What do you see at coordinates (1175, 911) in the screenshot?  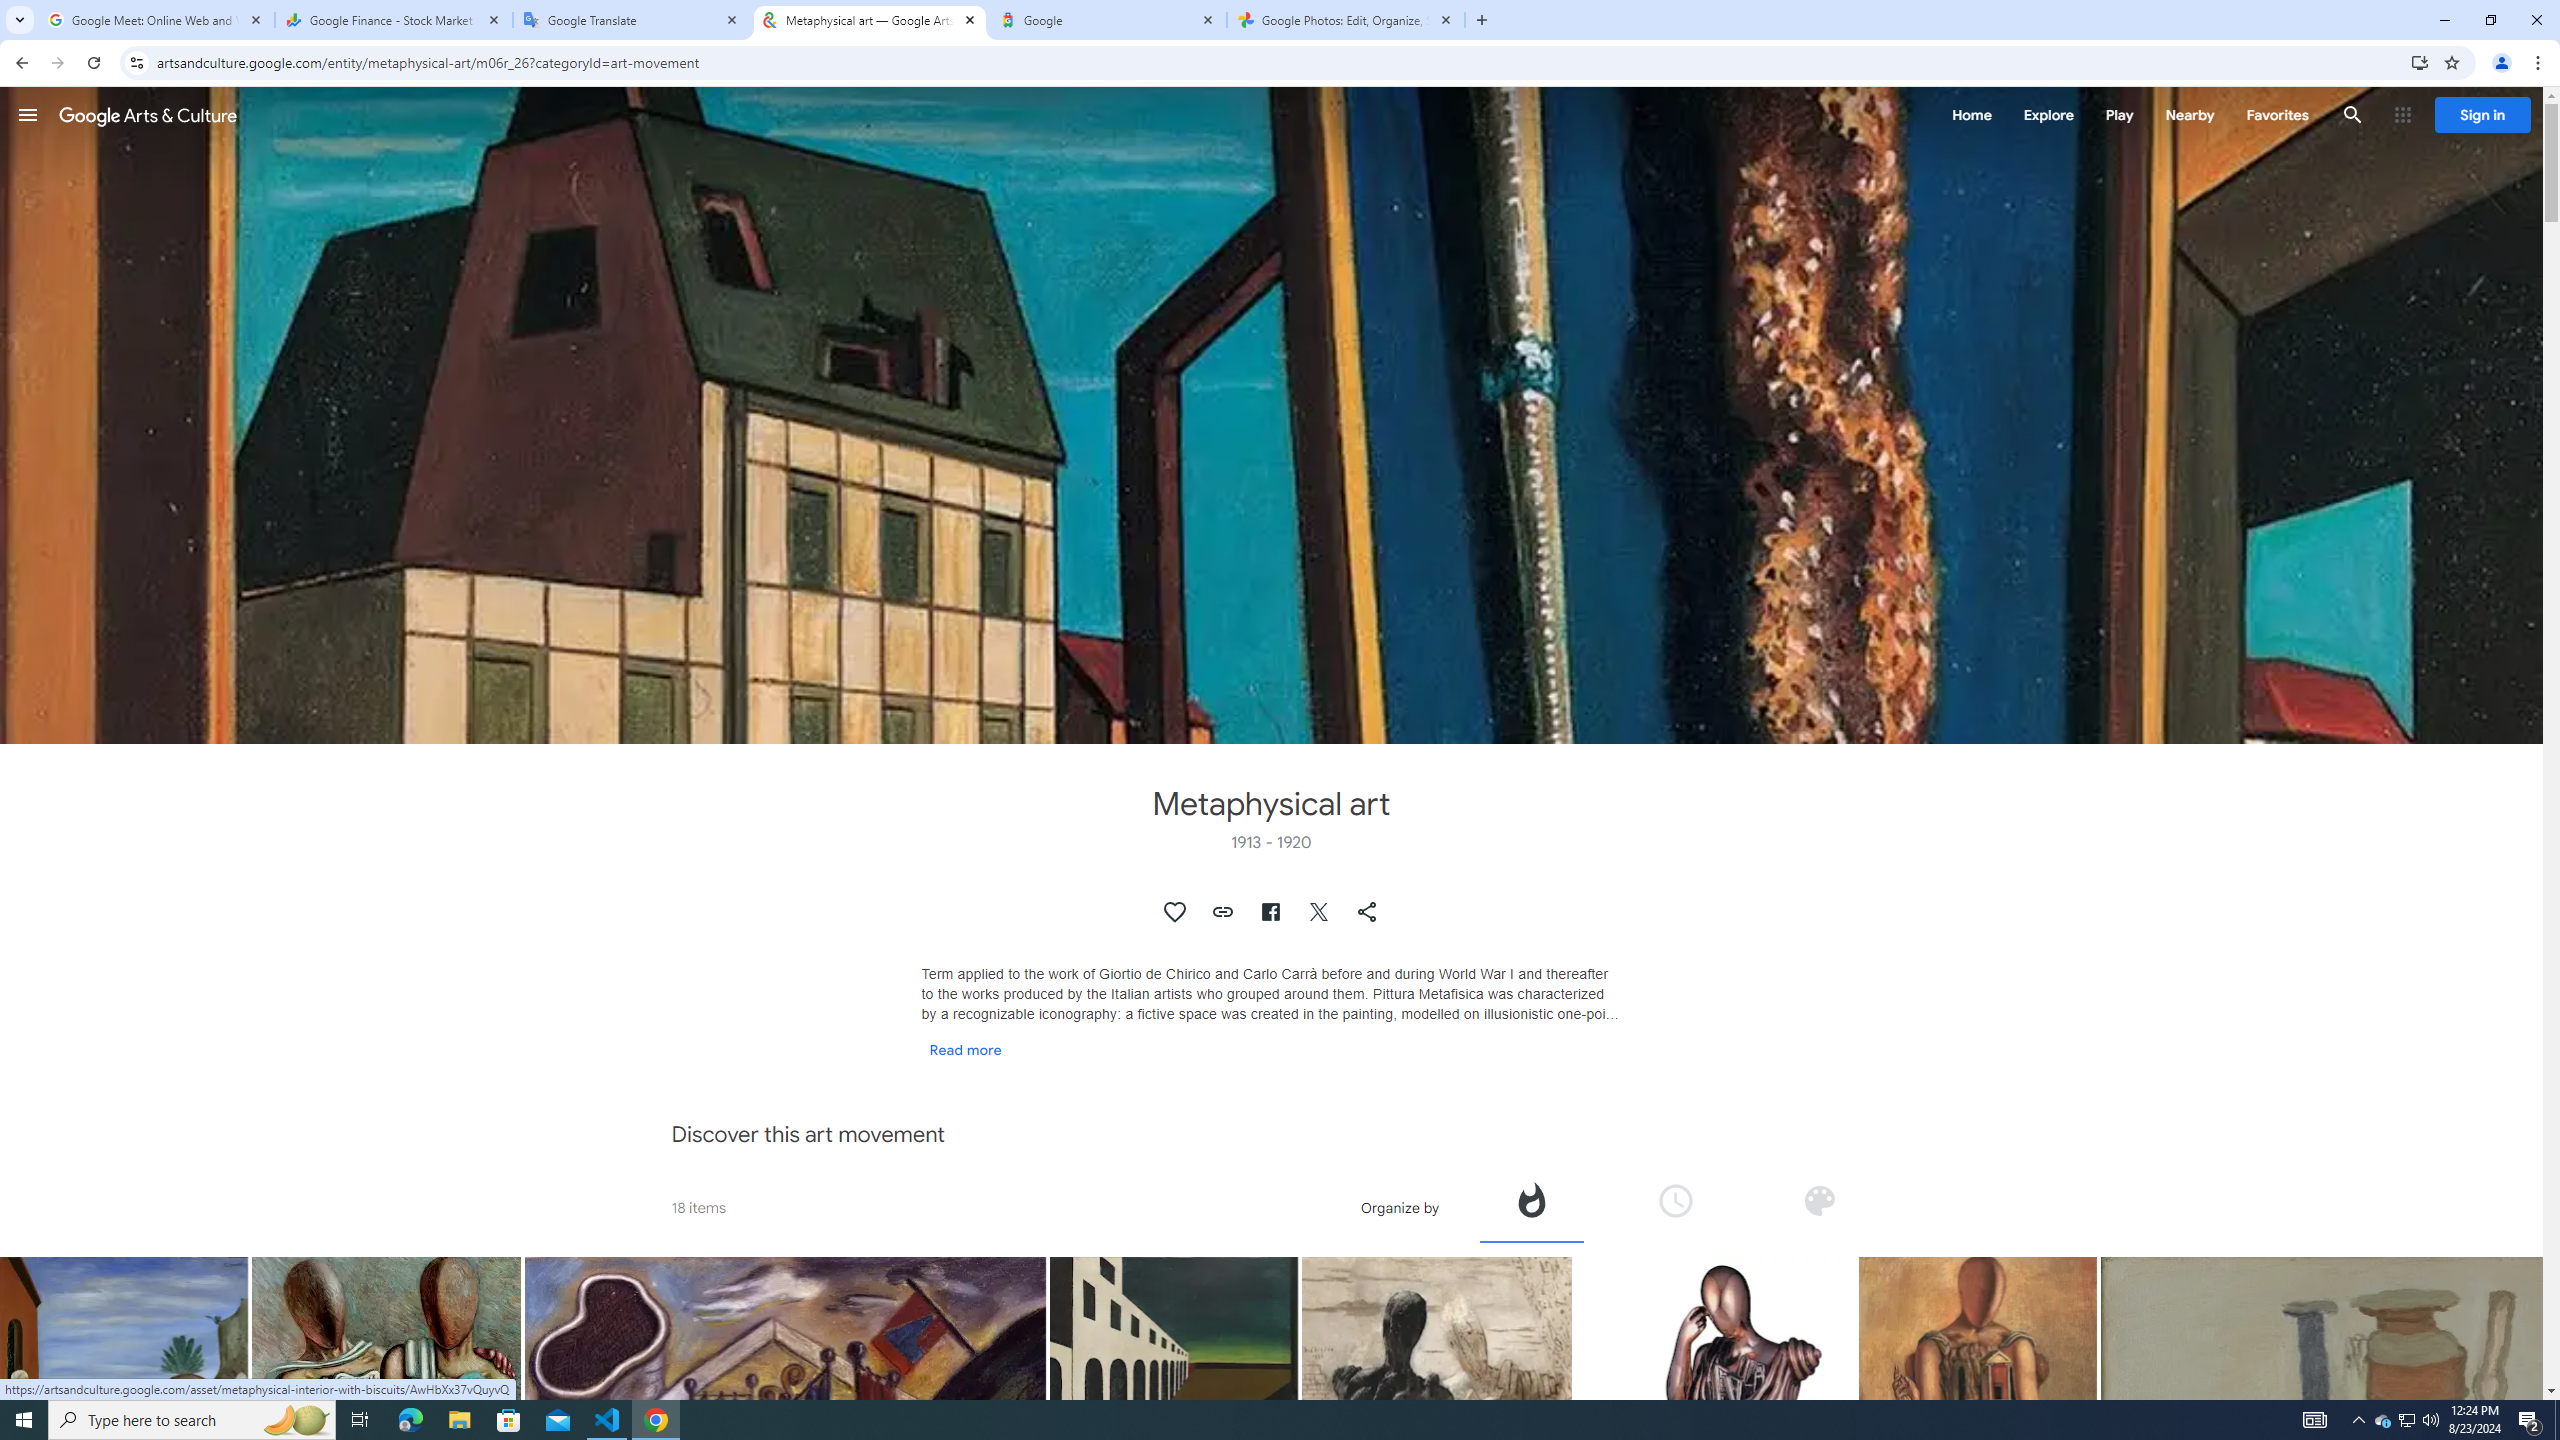 I see `'Authenticate to favorite this asset.'` at bounding box center [1175, 911].